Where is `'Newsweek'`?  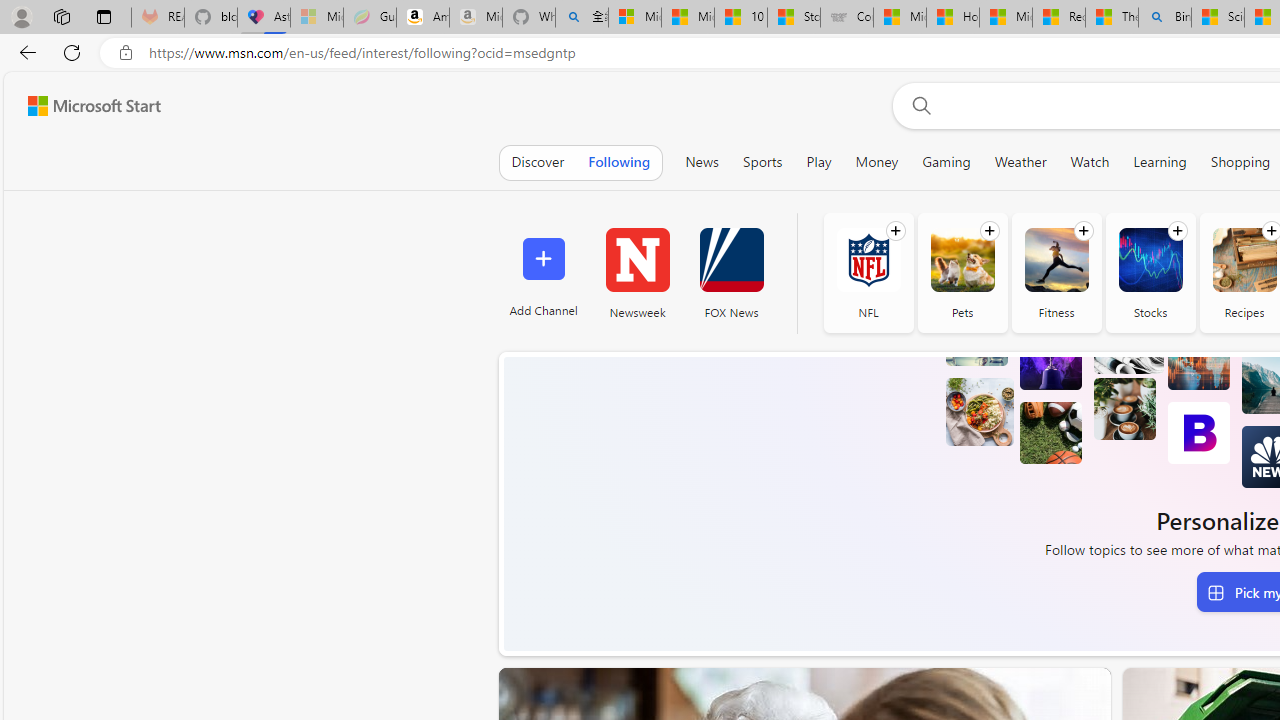
'Newsweek' is located at coordinates (636, 272).